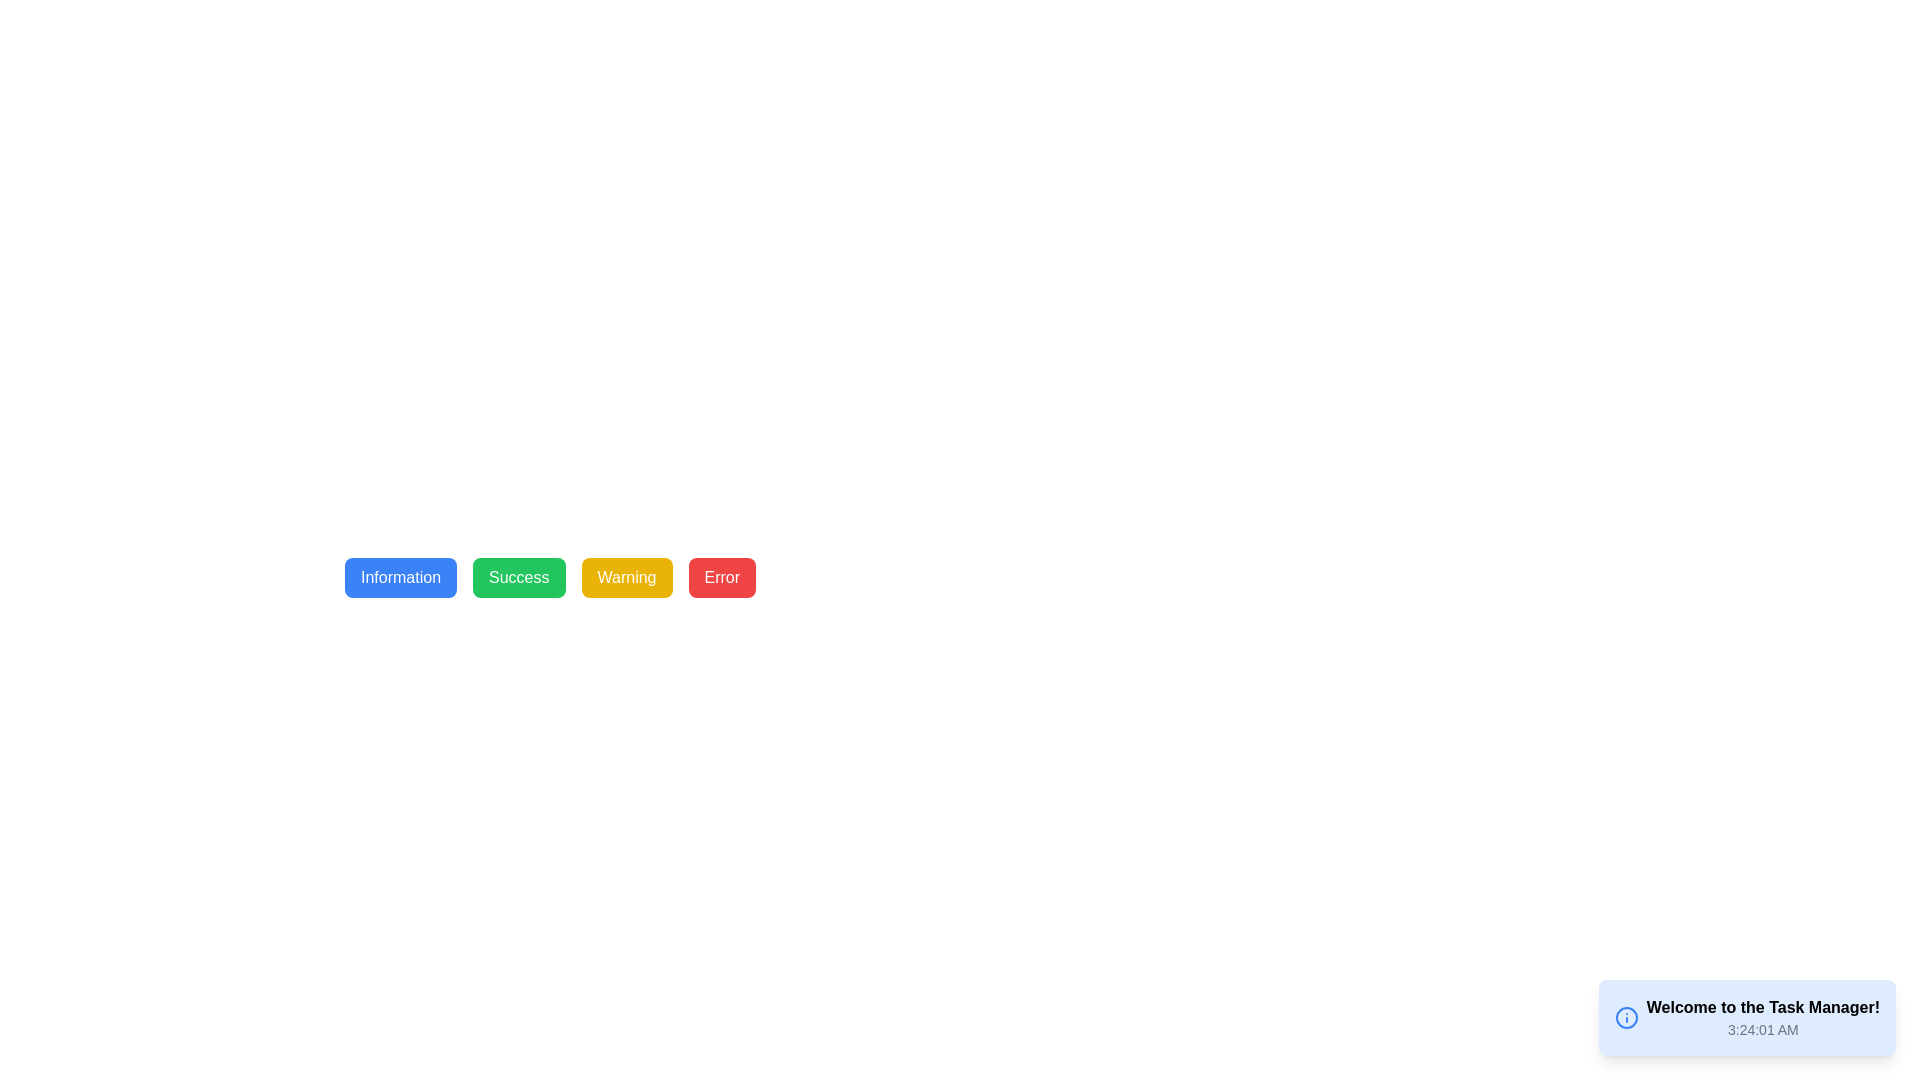 The width and height of the screenshot is (1920, 1080). What do you see at coordinates (1626, 1018) in the screenshot?
I see `the informational icon located in the bottom-right corner of the interface, to the left of the text 'Welcome to the Task Manager!' and '3:24:01 AM'` at bounding box center [1626, 1018].